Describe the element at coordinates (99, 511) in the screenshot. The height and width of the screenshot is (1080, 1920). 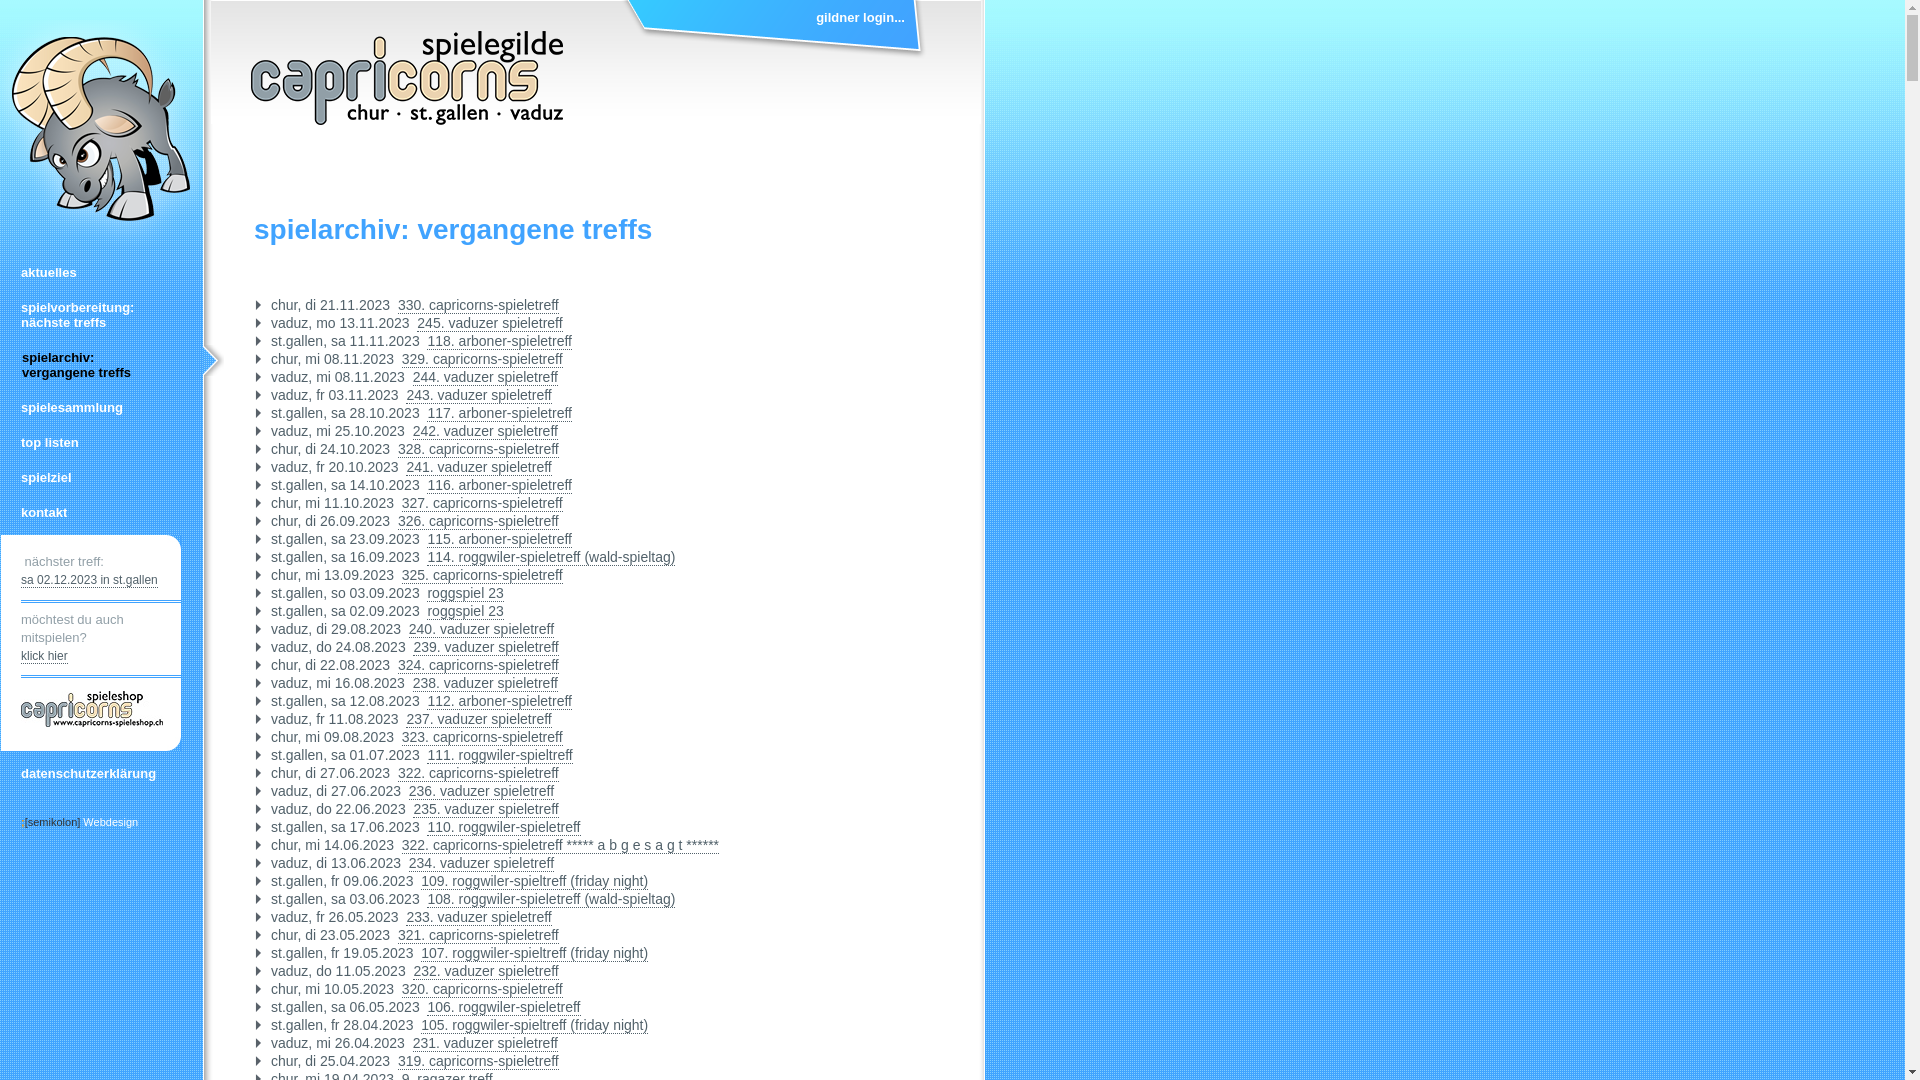
I see `'kontakt'` at that location.